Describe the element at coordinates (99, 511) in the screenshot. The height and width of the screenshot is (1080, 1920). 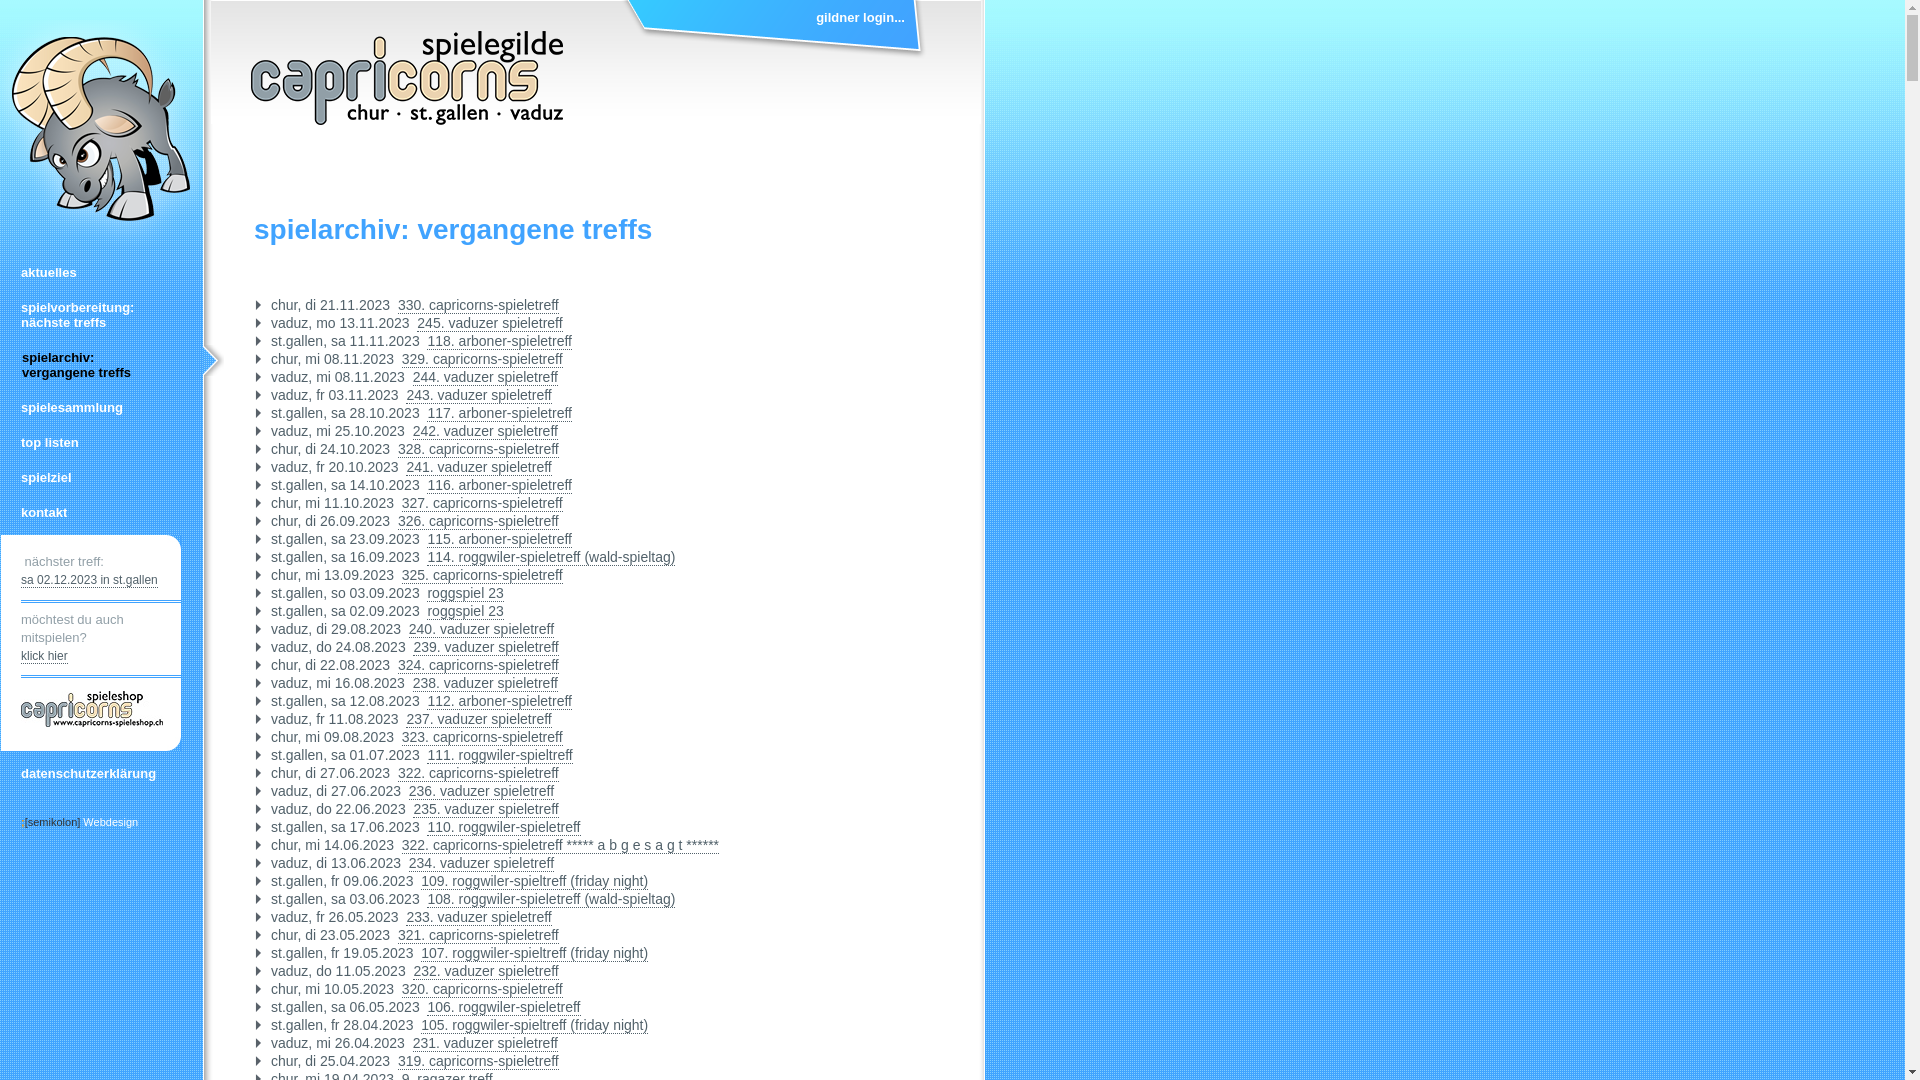
I see `'kontakt'` at that location.